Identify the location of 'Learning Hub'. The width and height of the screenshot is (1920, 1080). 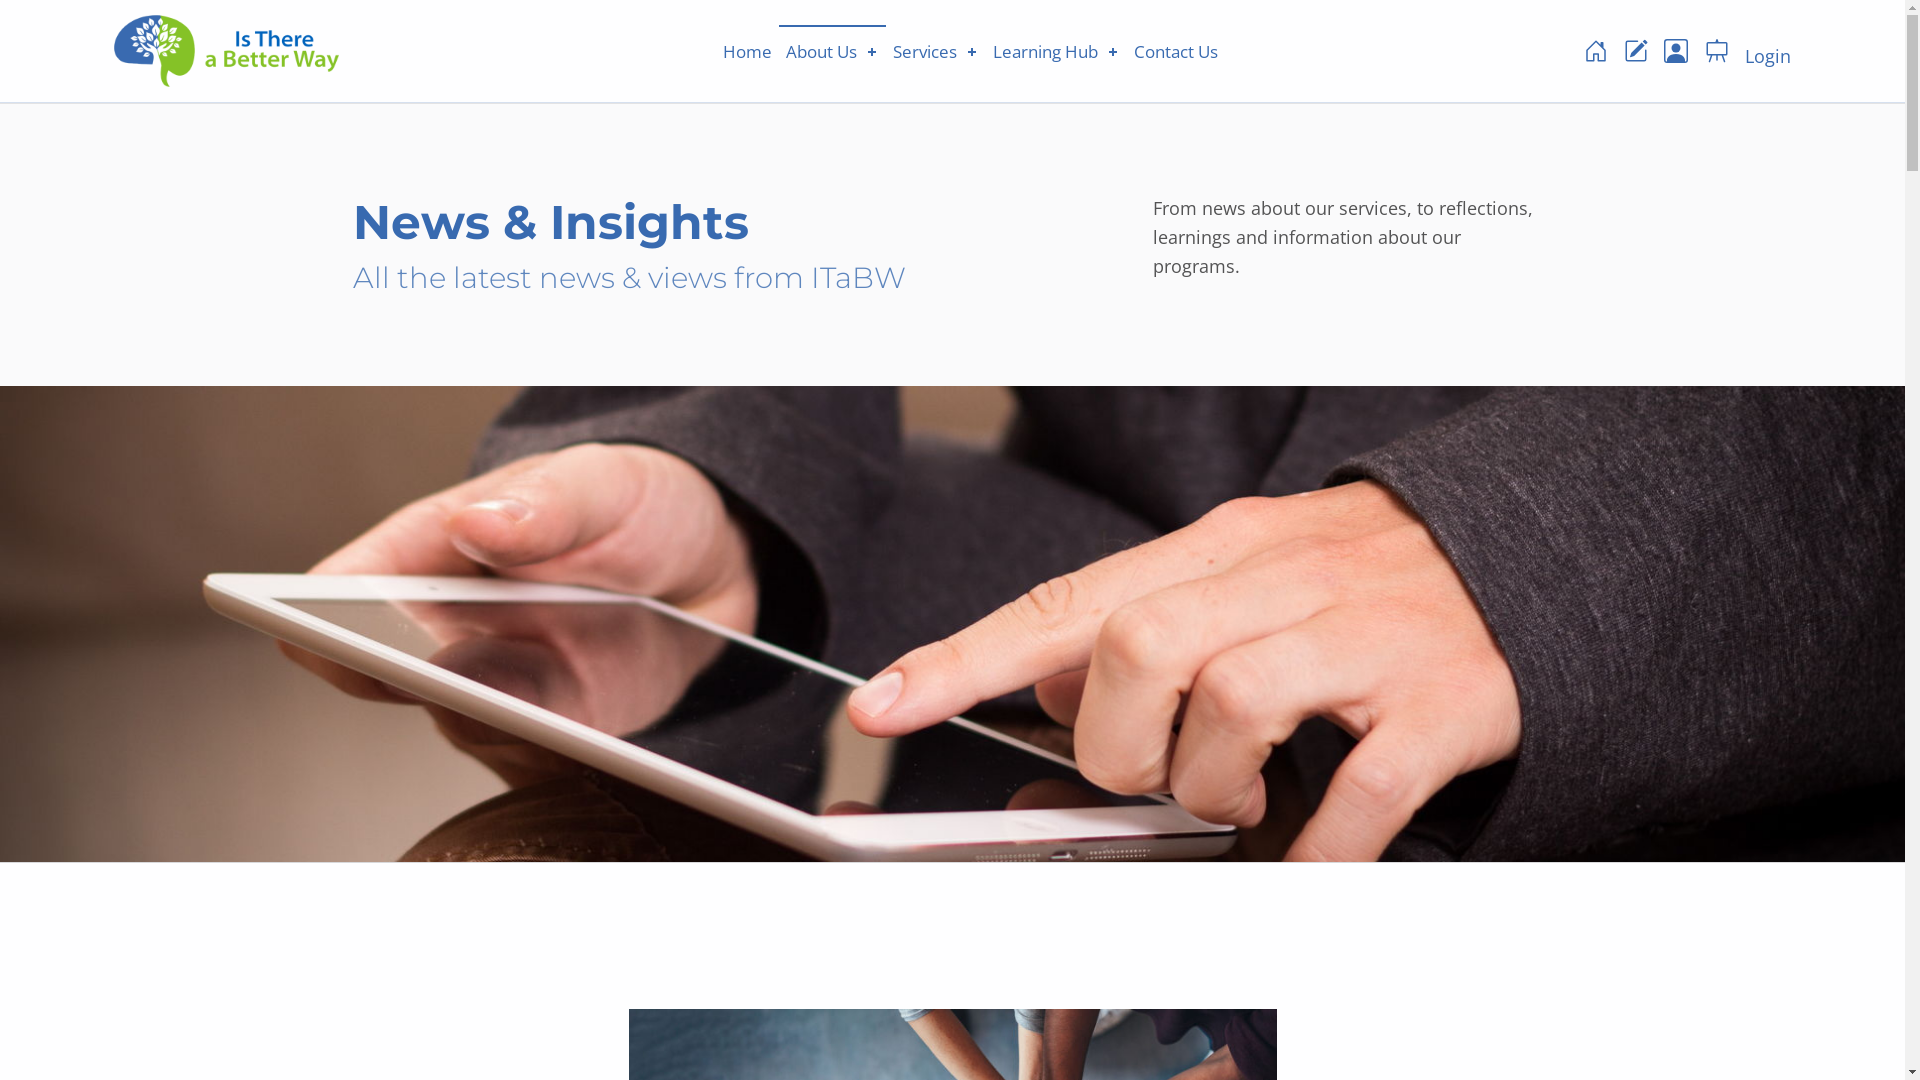
(985, 49).